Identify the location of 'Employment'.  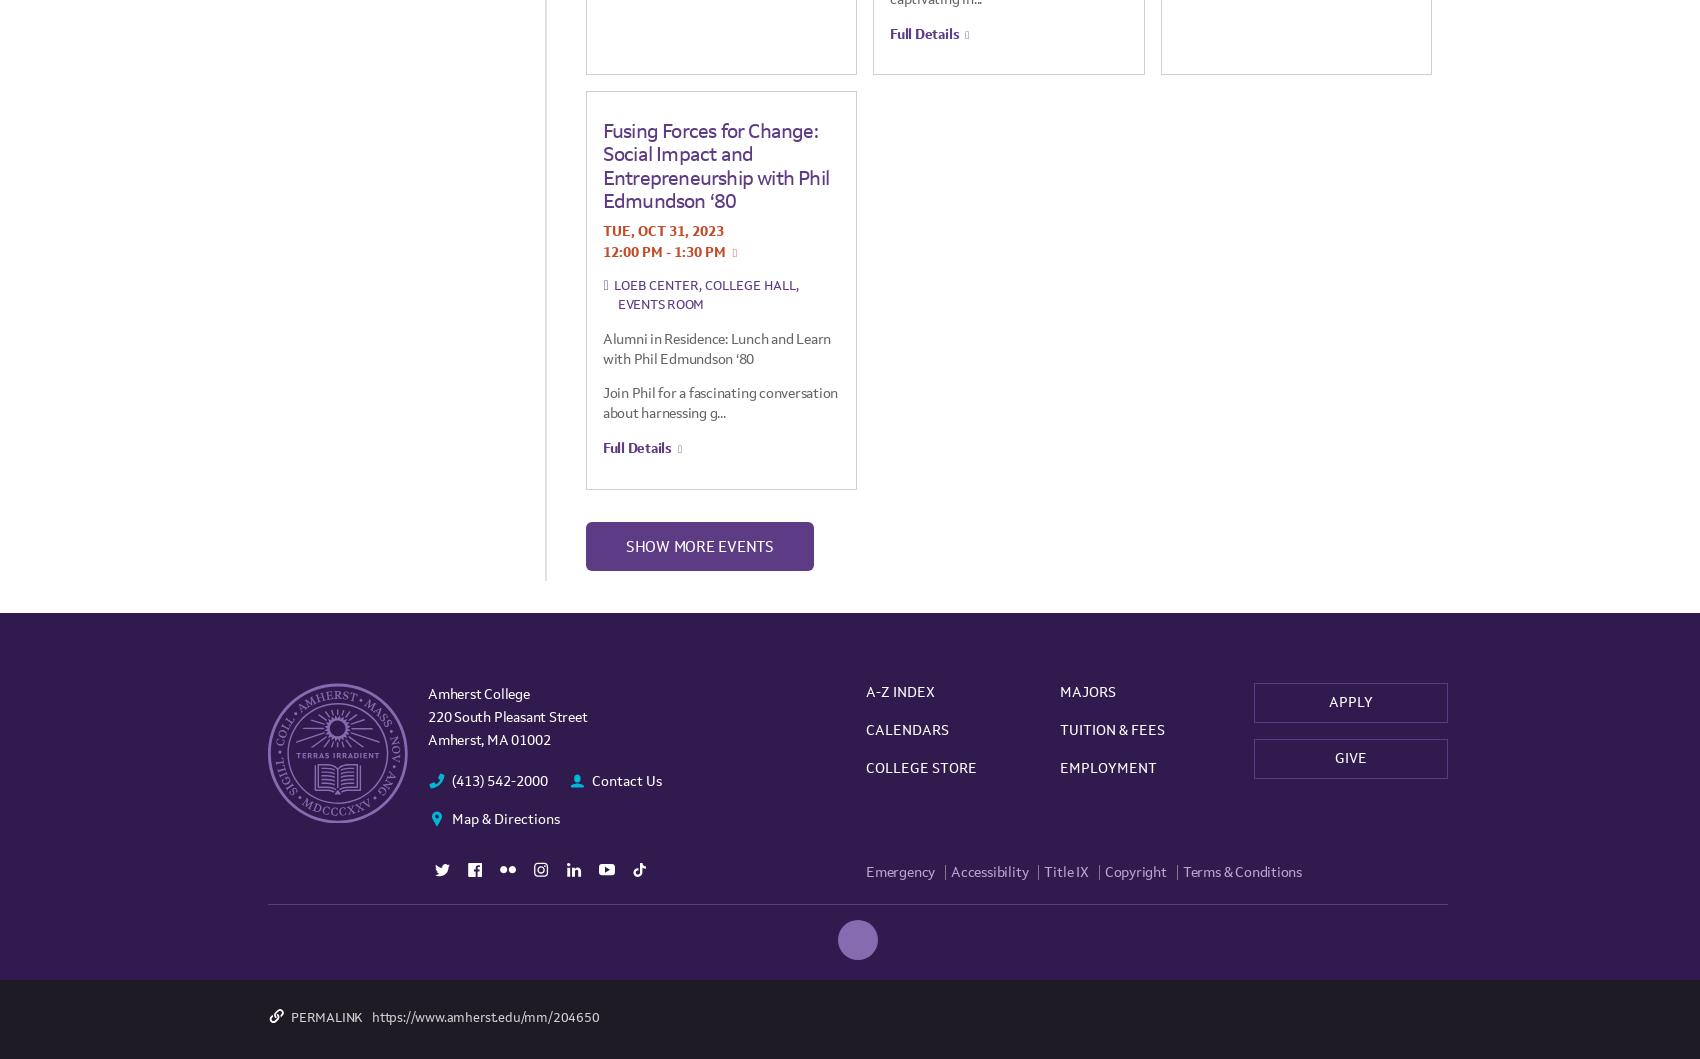
(1108, 766).